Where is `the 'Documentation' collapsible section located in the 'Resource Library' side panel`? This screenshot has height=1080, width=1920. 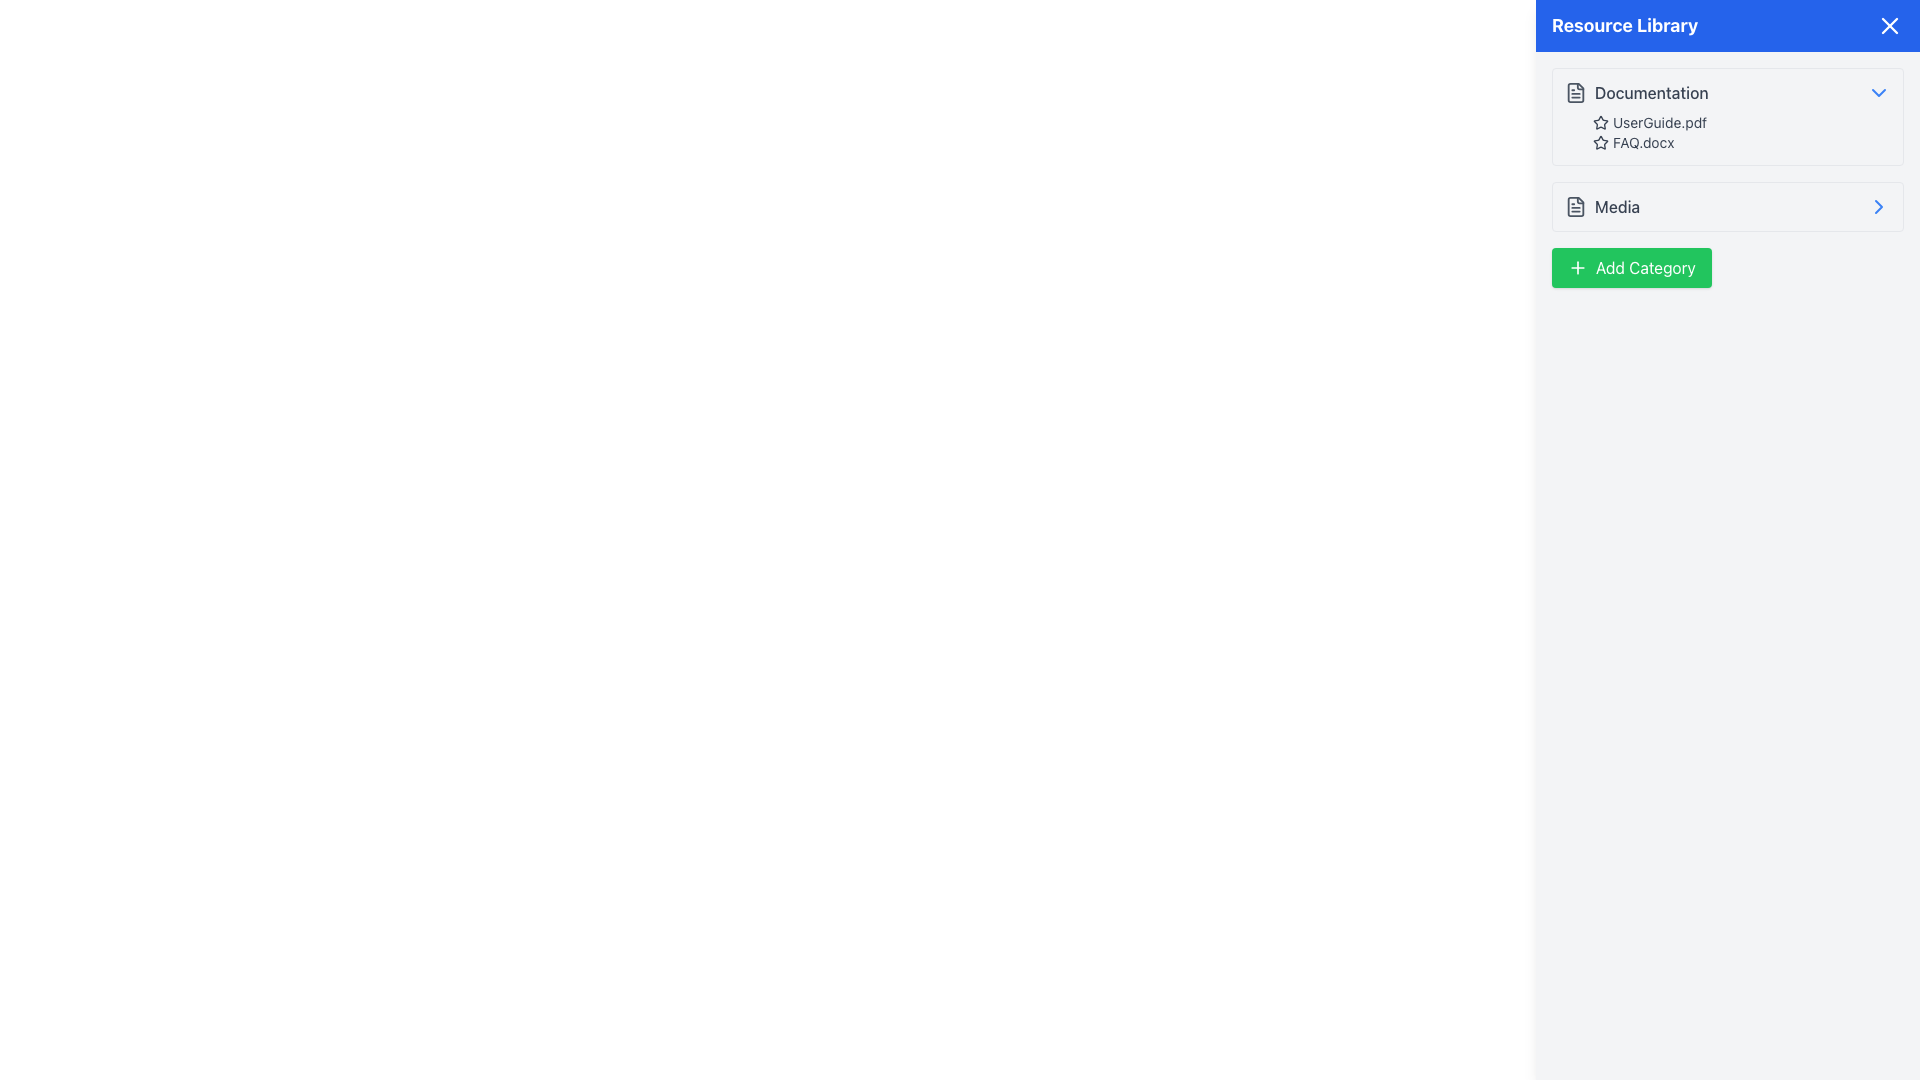
the 'Documentation' collapsible section located in the 'Resource Library' side panel is located at coordinates (1727, 116).